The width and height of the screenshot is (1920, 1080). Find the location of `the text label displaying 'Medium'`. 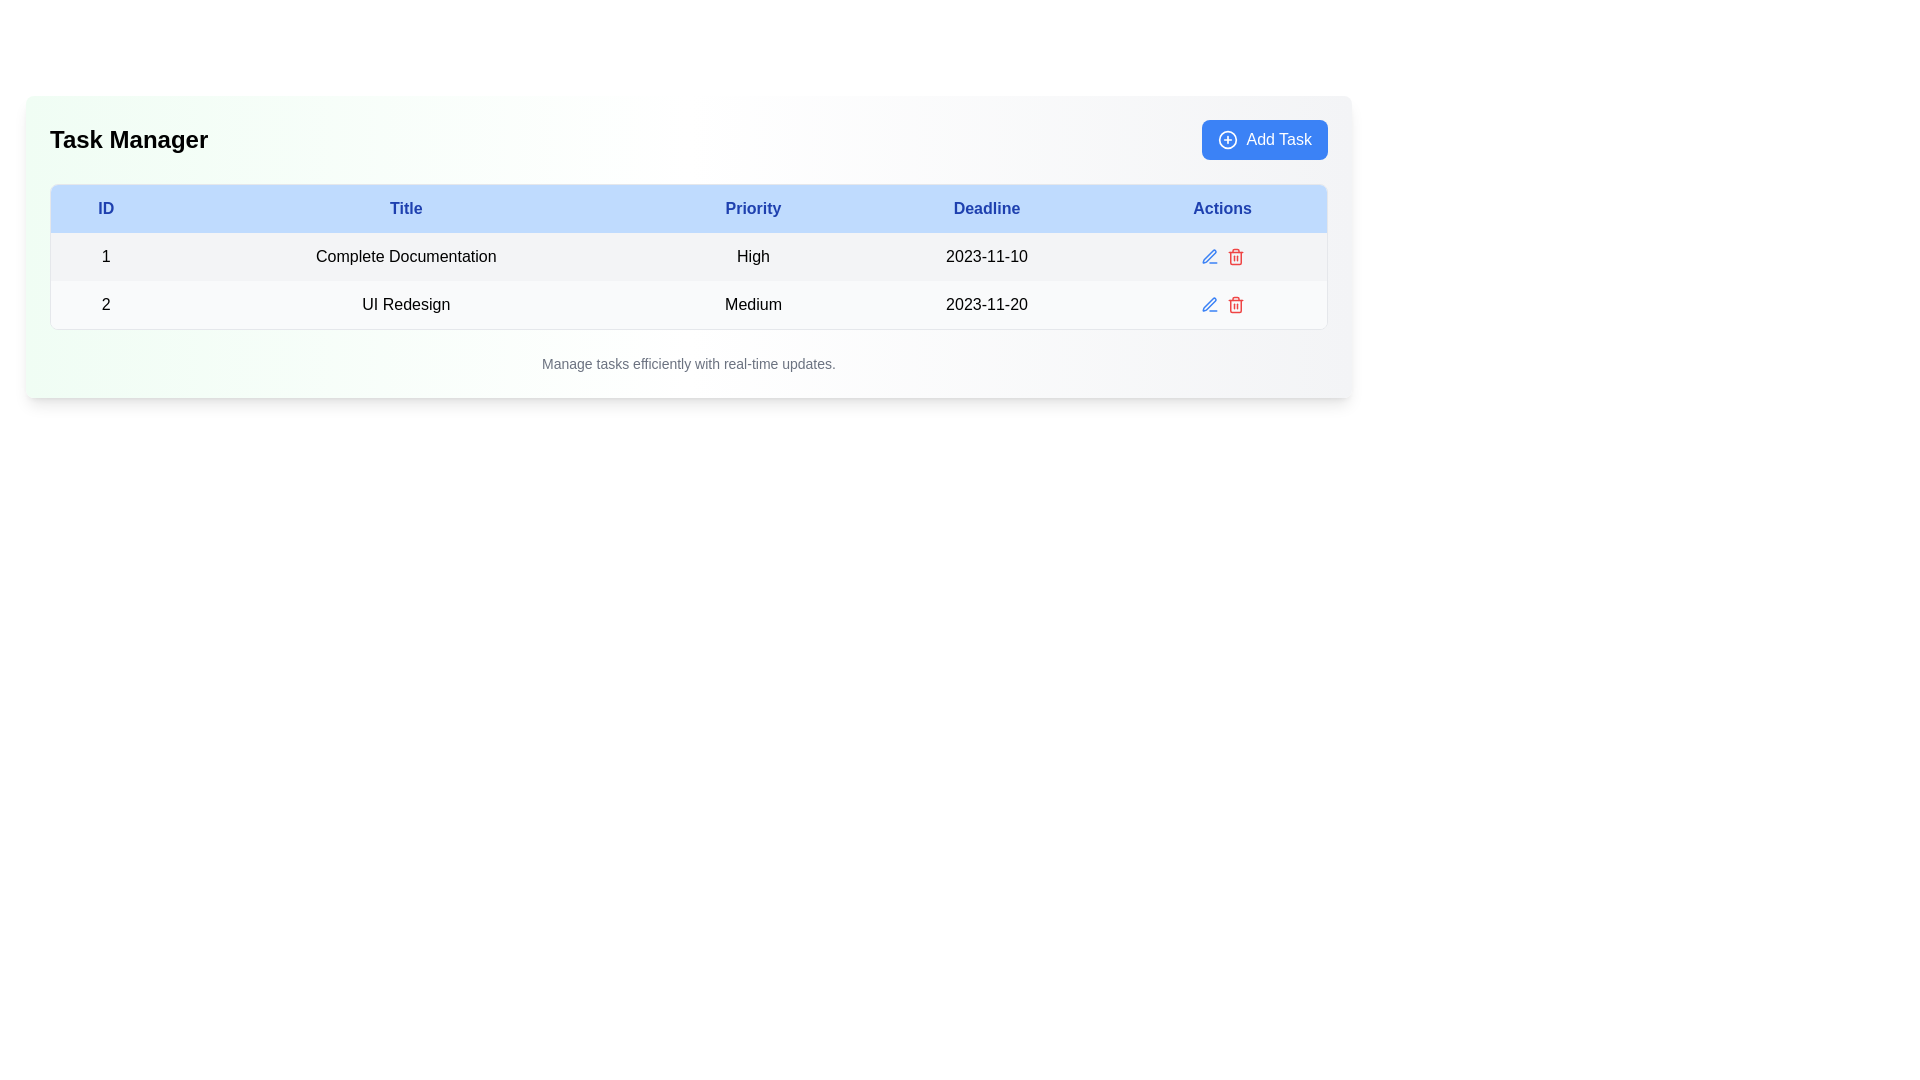

the text label displaying 'Medium' is located at coordinates (752, 304).